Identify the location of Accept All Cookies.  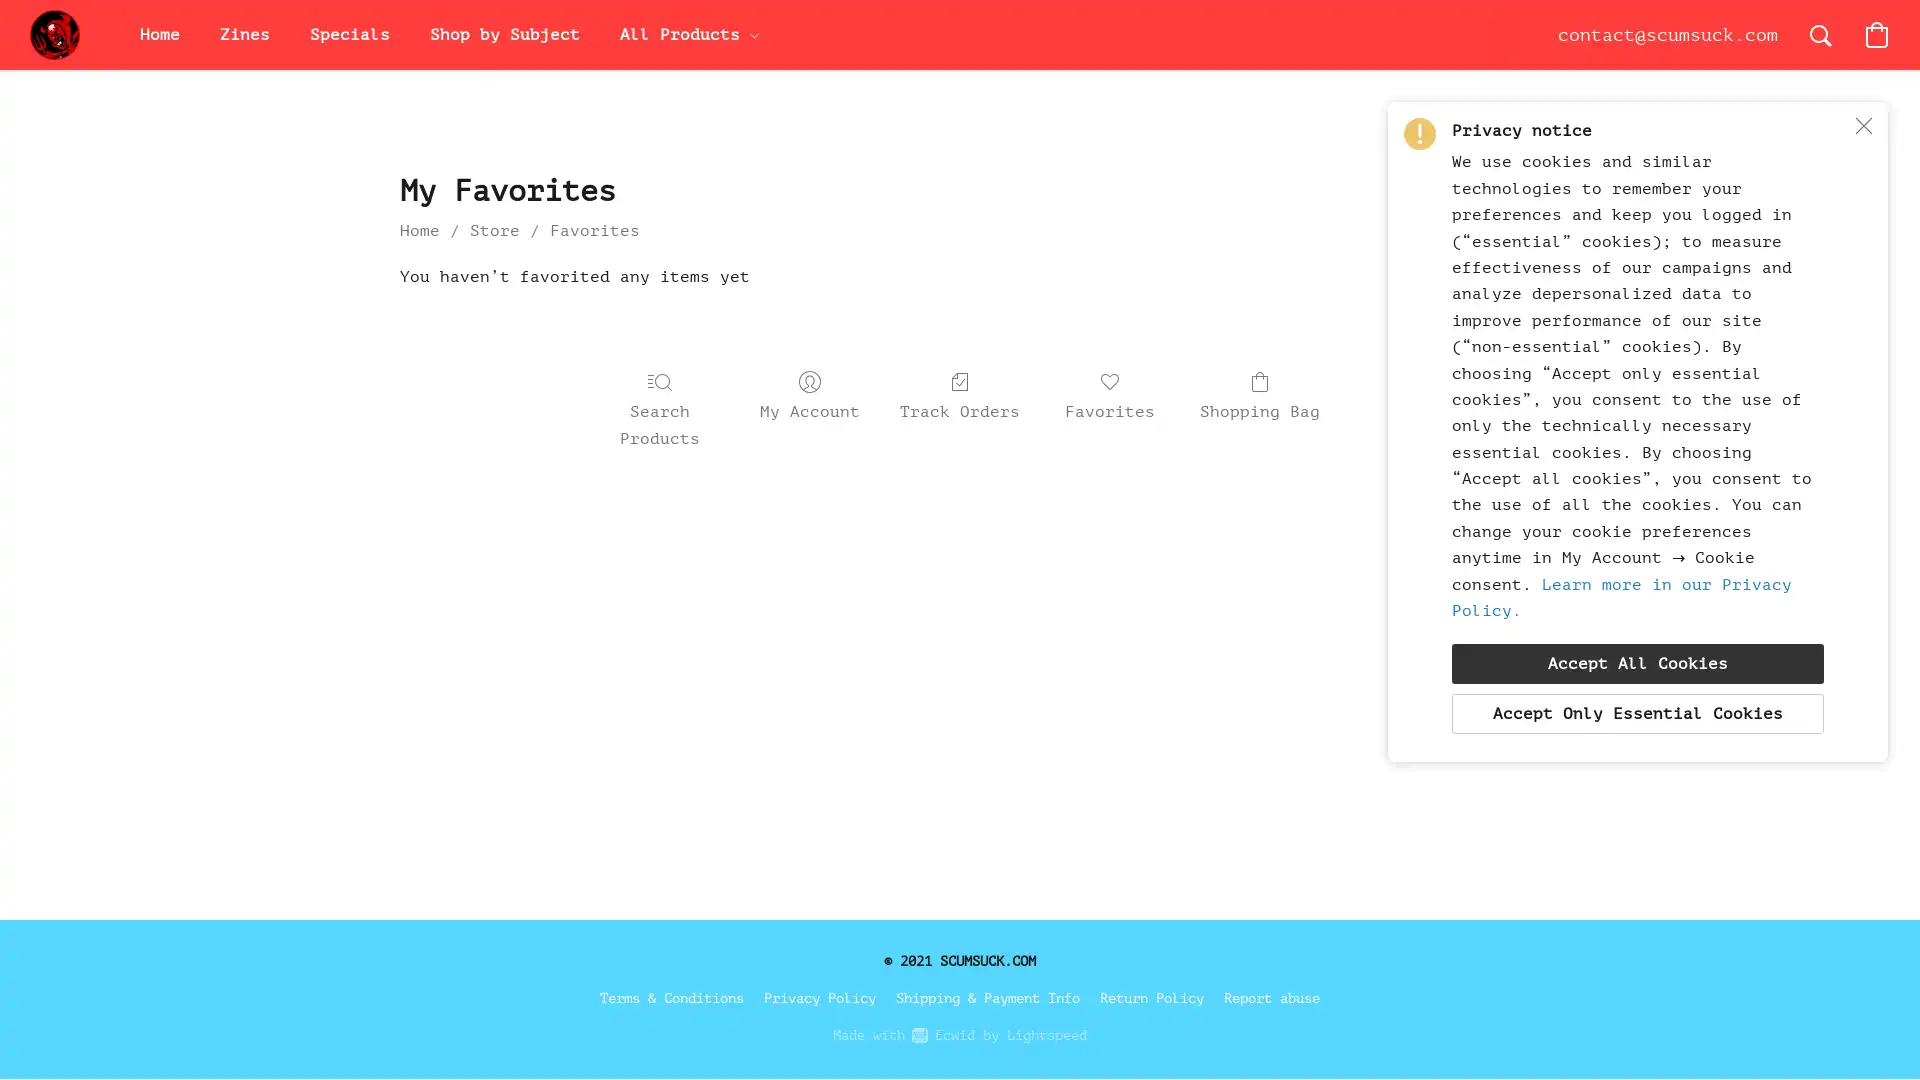
(1637, 663).